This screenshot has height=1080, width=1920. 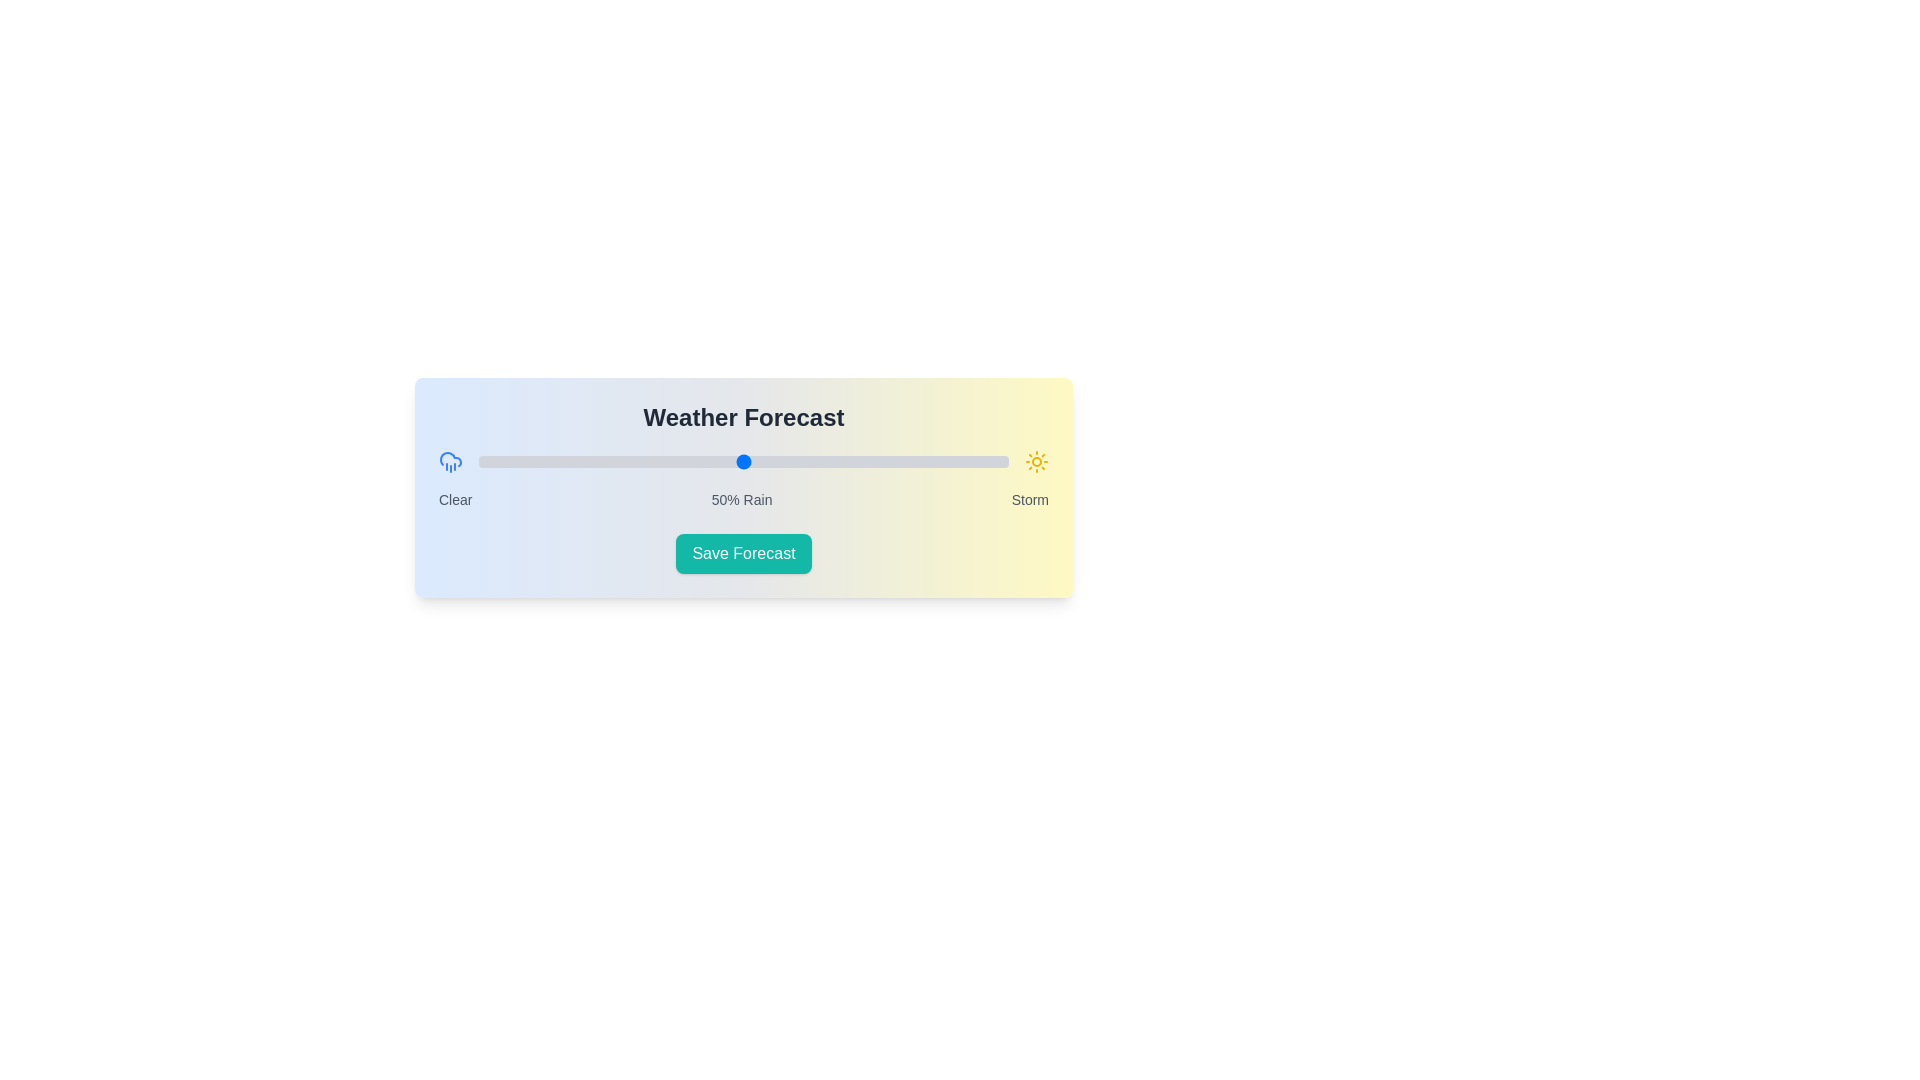 What do you see at coordinates (450, 462) in the screenshot?
I see `the icon CloudRain to reveal additional information or effects` at bounding box center [450, 462].